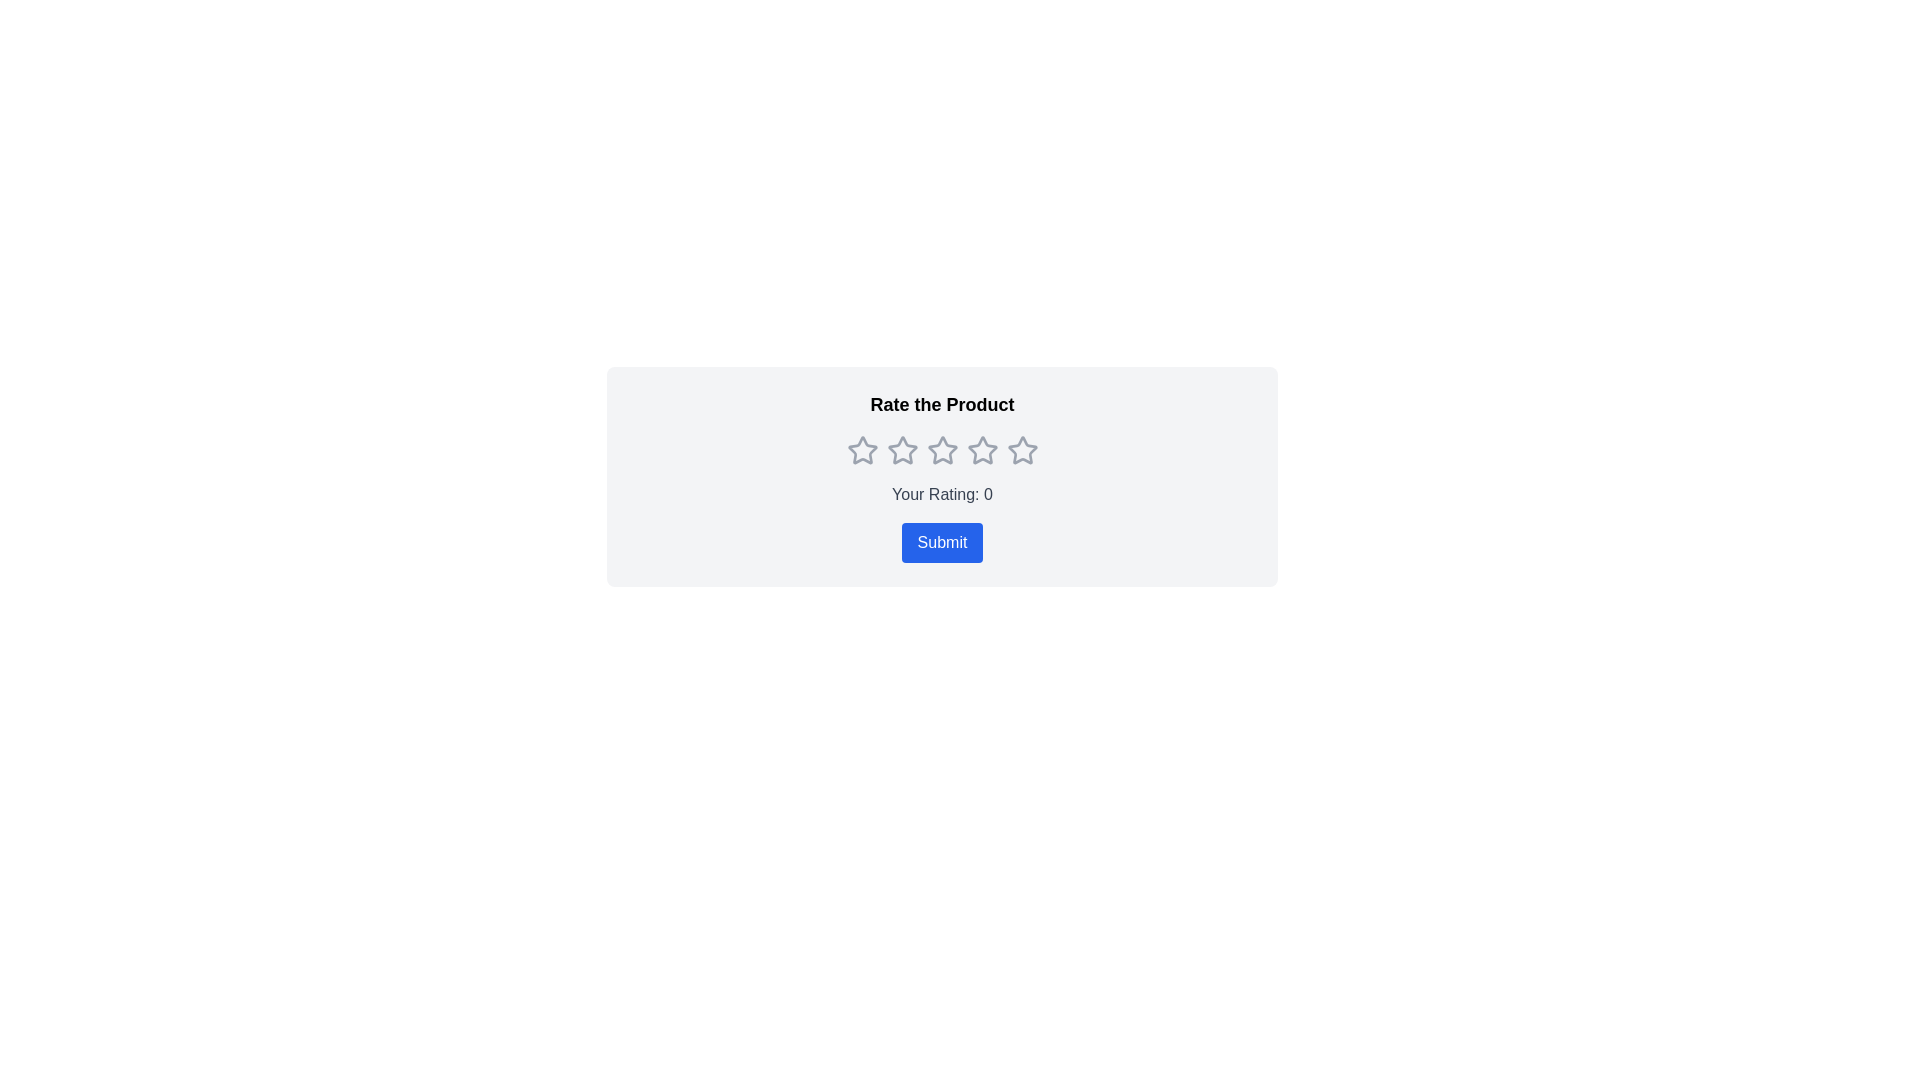 The width and height of the screenshot is (1920, 1080). What do you see at coordinates (901, 451) in the screenshot?
I see `the second star icon in the five-star rating system located beneath 'Rate the Product' to assign a rating` at bounding box center [901, 451].